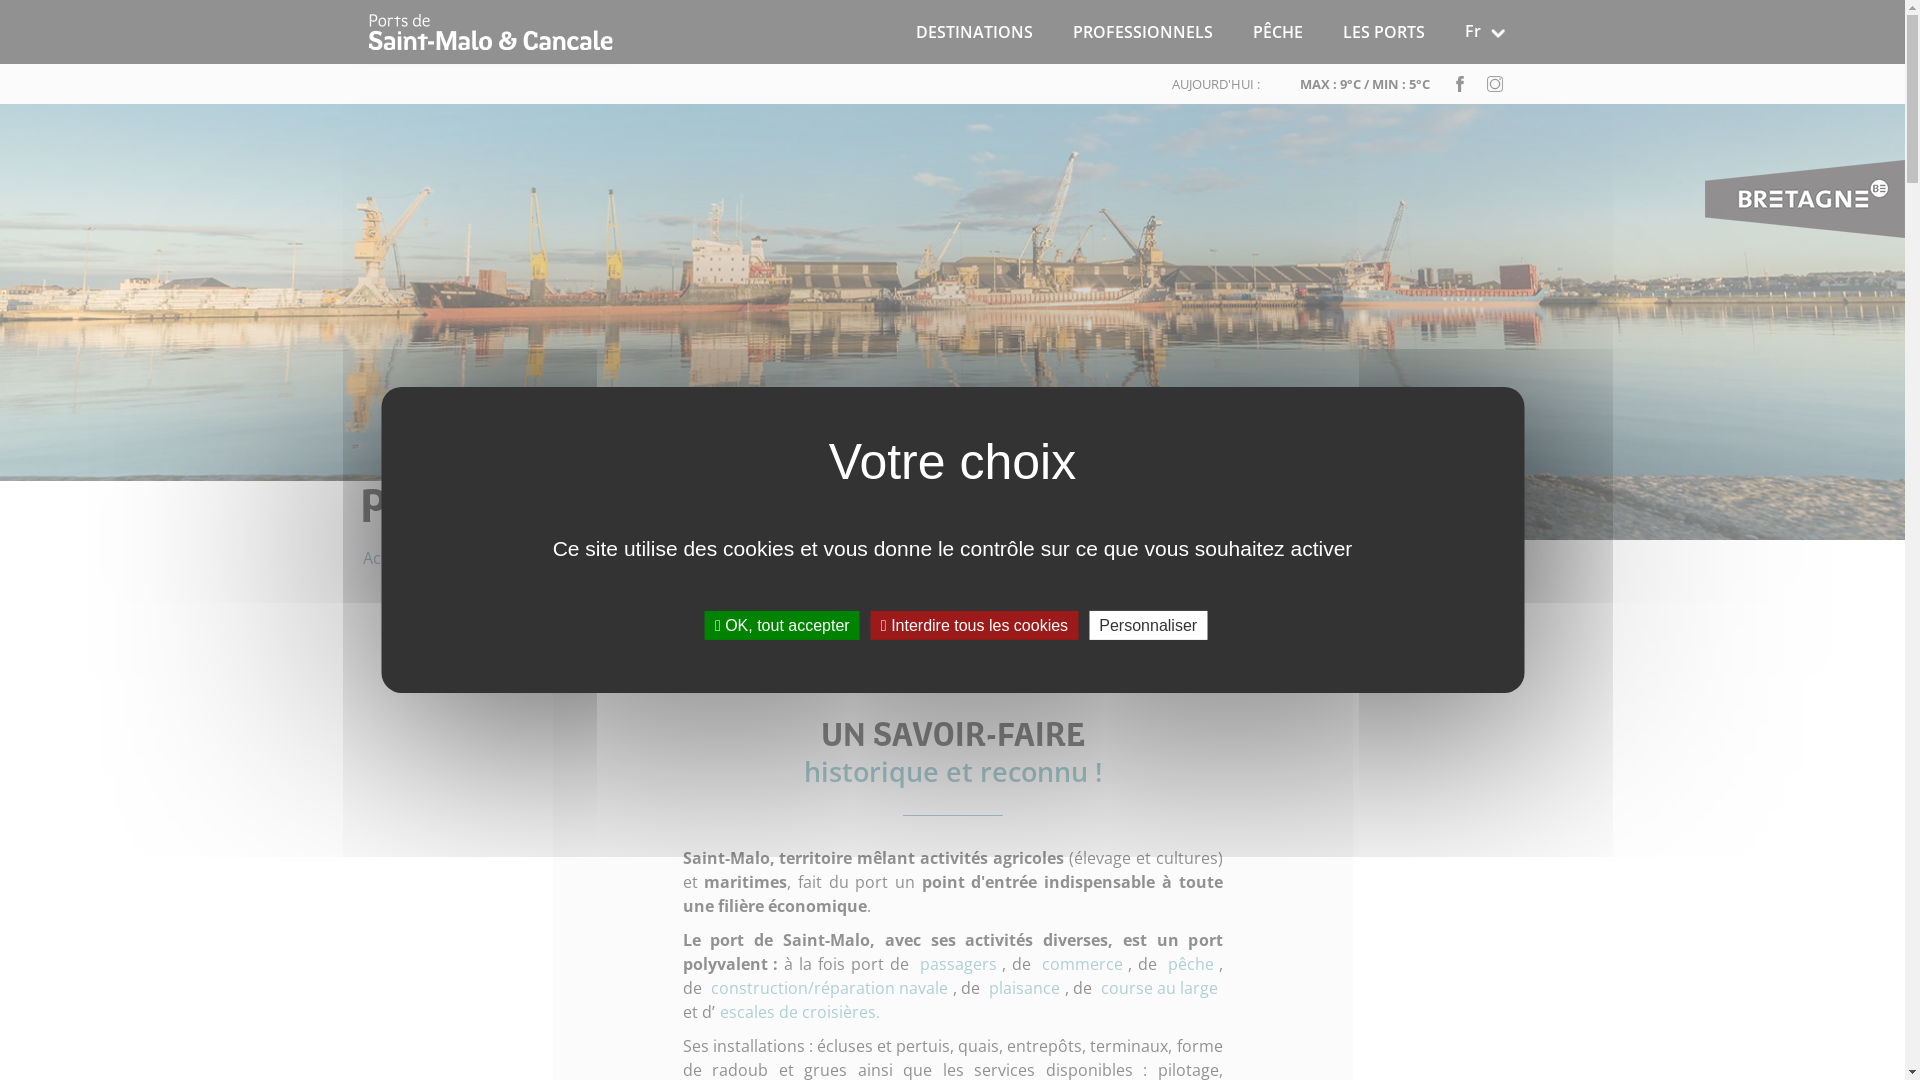 This screenshot has width=1920, height=1080. Describe the element at coordinates (1459, 83) in the screenshot. I see `'facebook'` at that location.